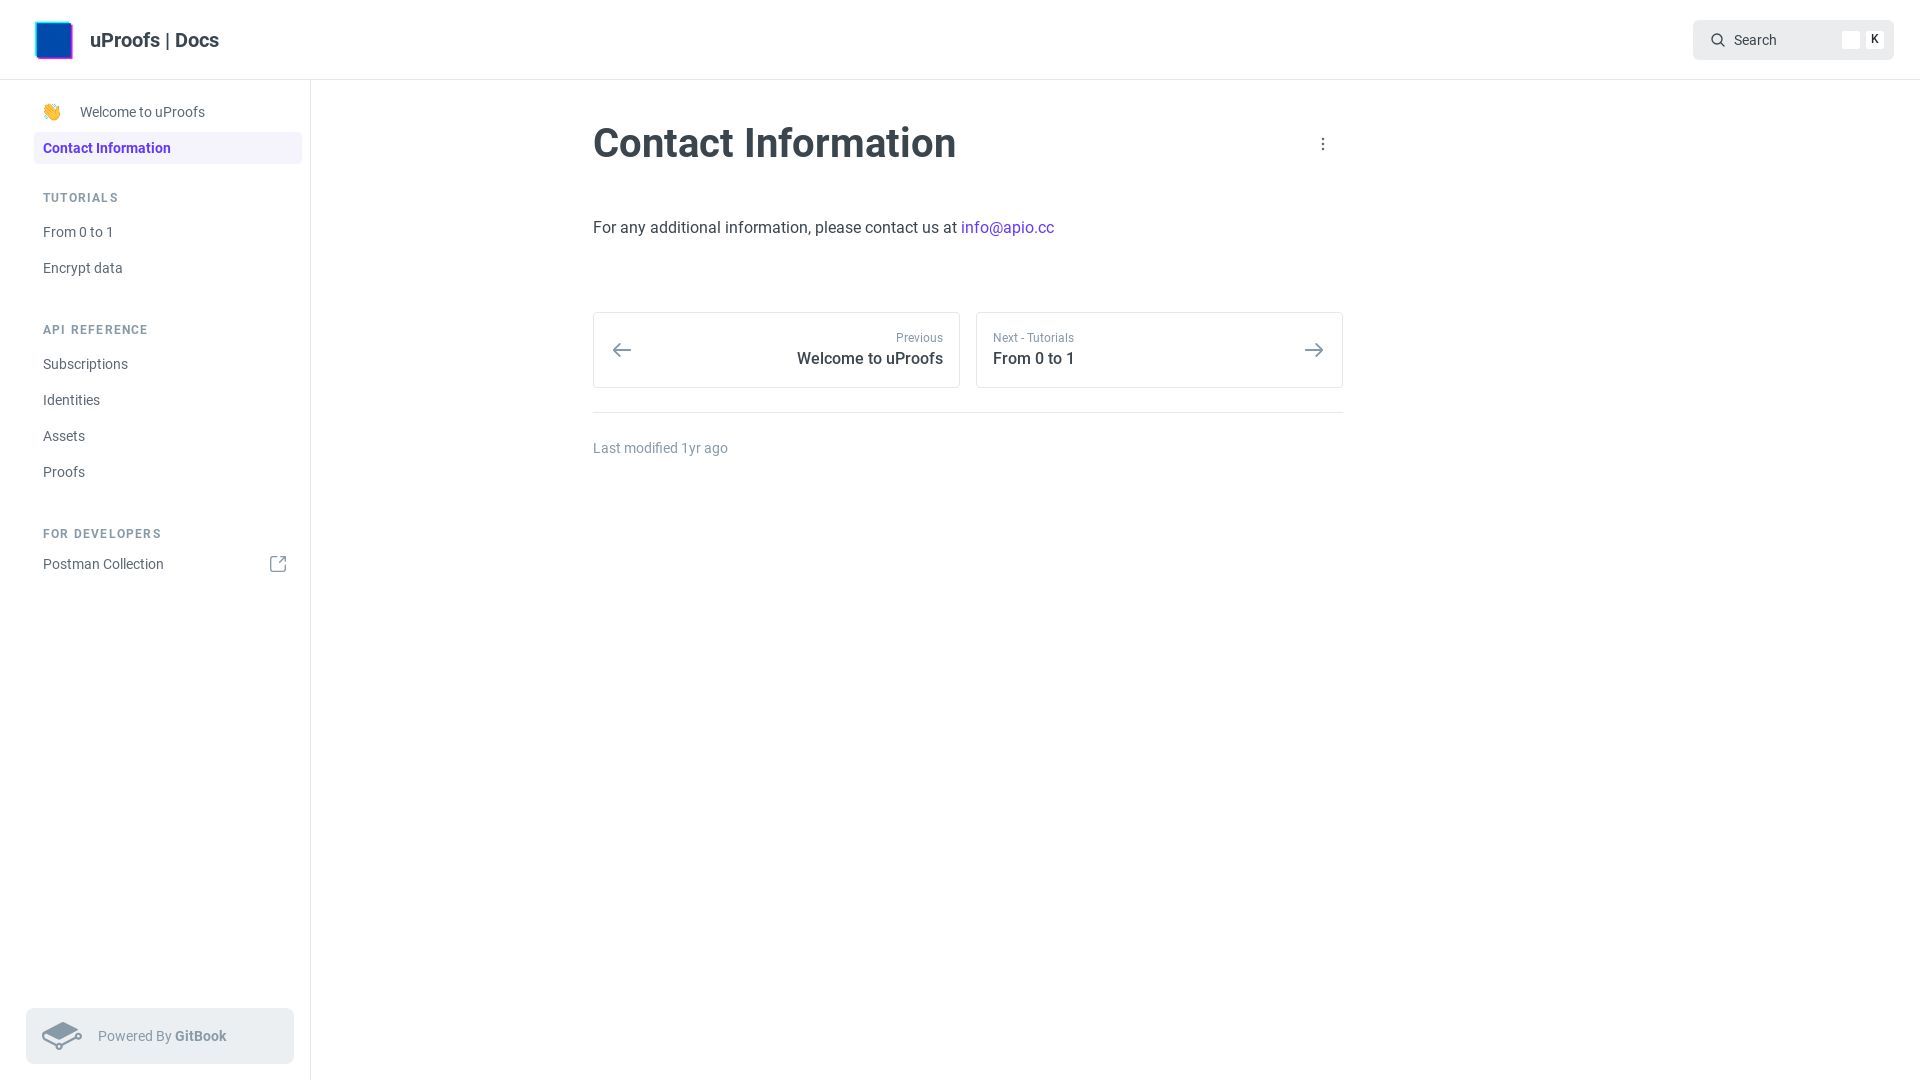 Image resolution: width=1920 pixels, height=1080 pixels. Describe the element at coordinates (168, 471) in the screenshot. I see `'Proofs'` at that location.